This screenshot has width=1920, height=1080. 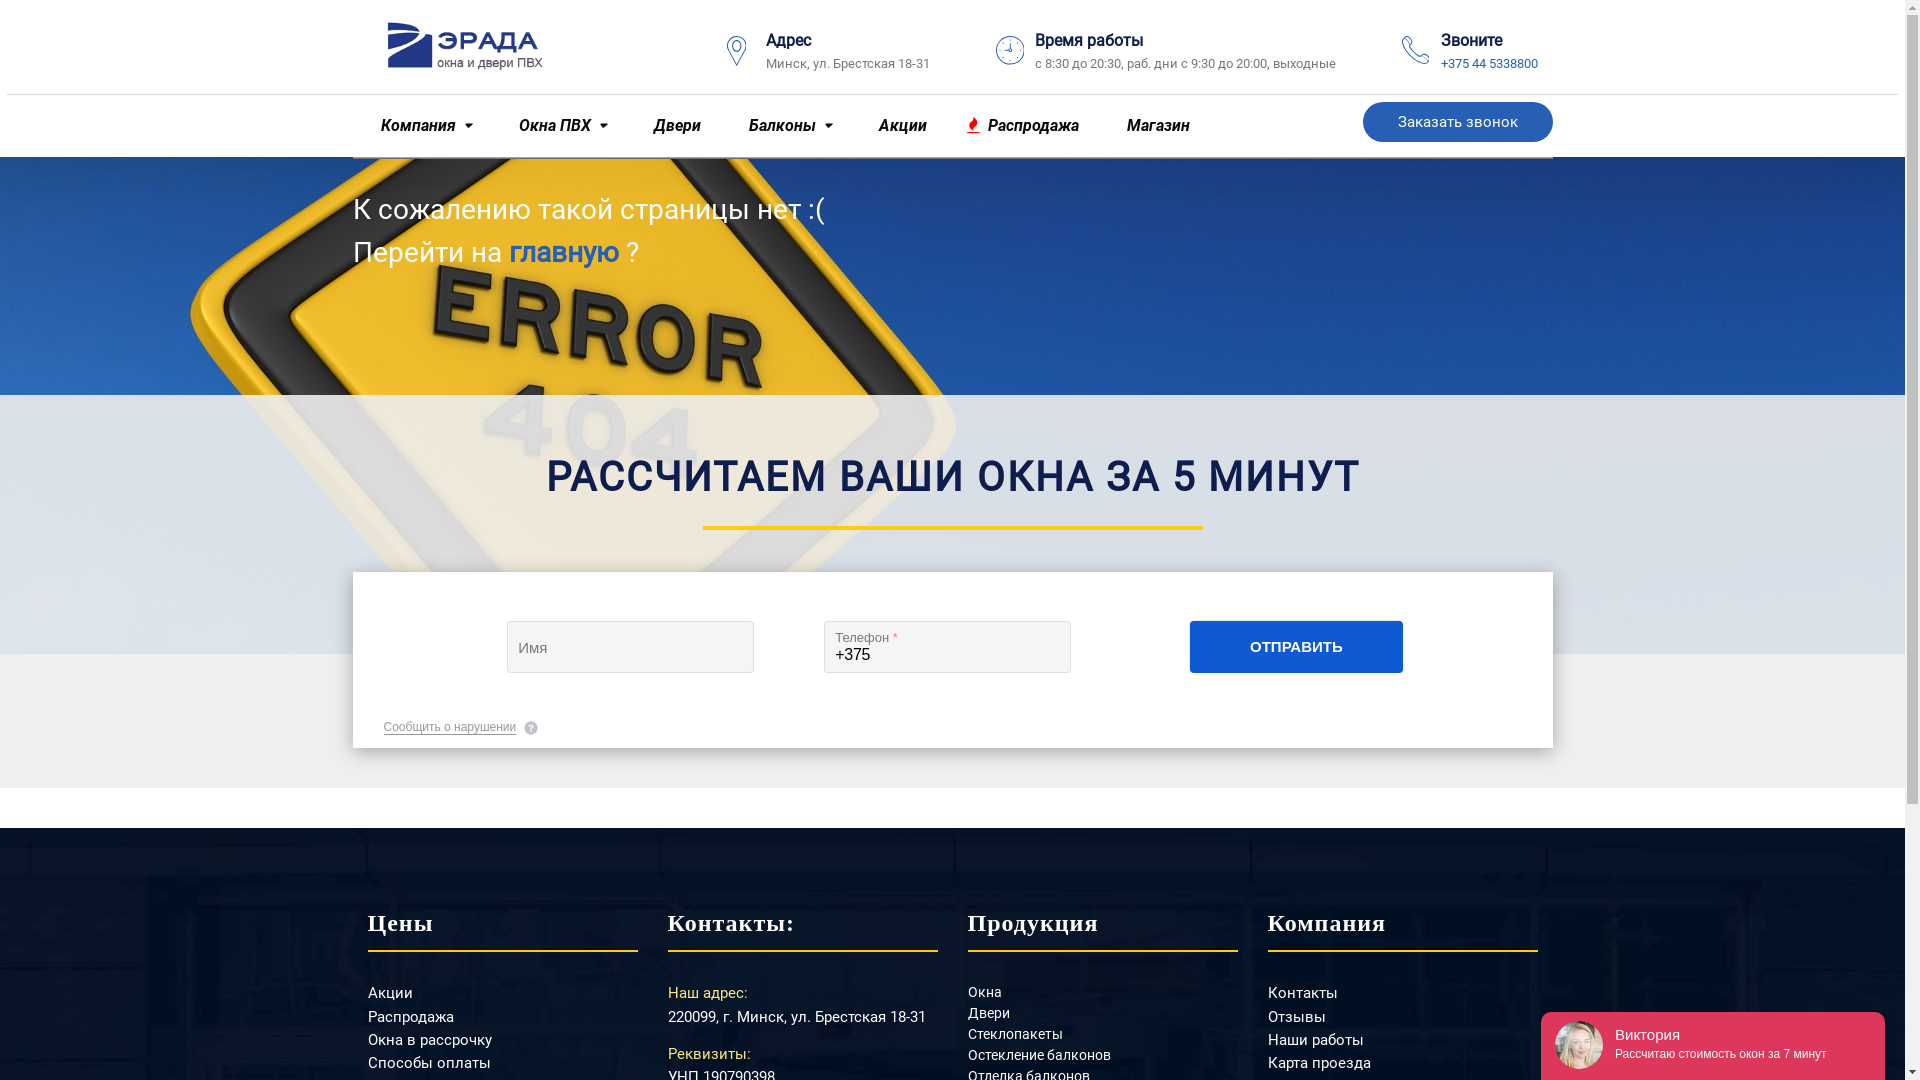 What do you see at coordinates (1488, 62) in the screenshot?
I see `'+375 44 5338800'` at bounding box center [1488, 62].